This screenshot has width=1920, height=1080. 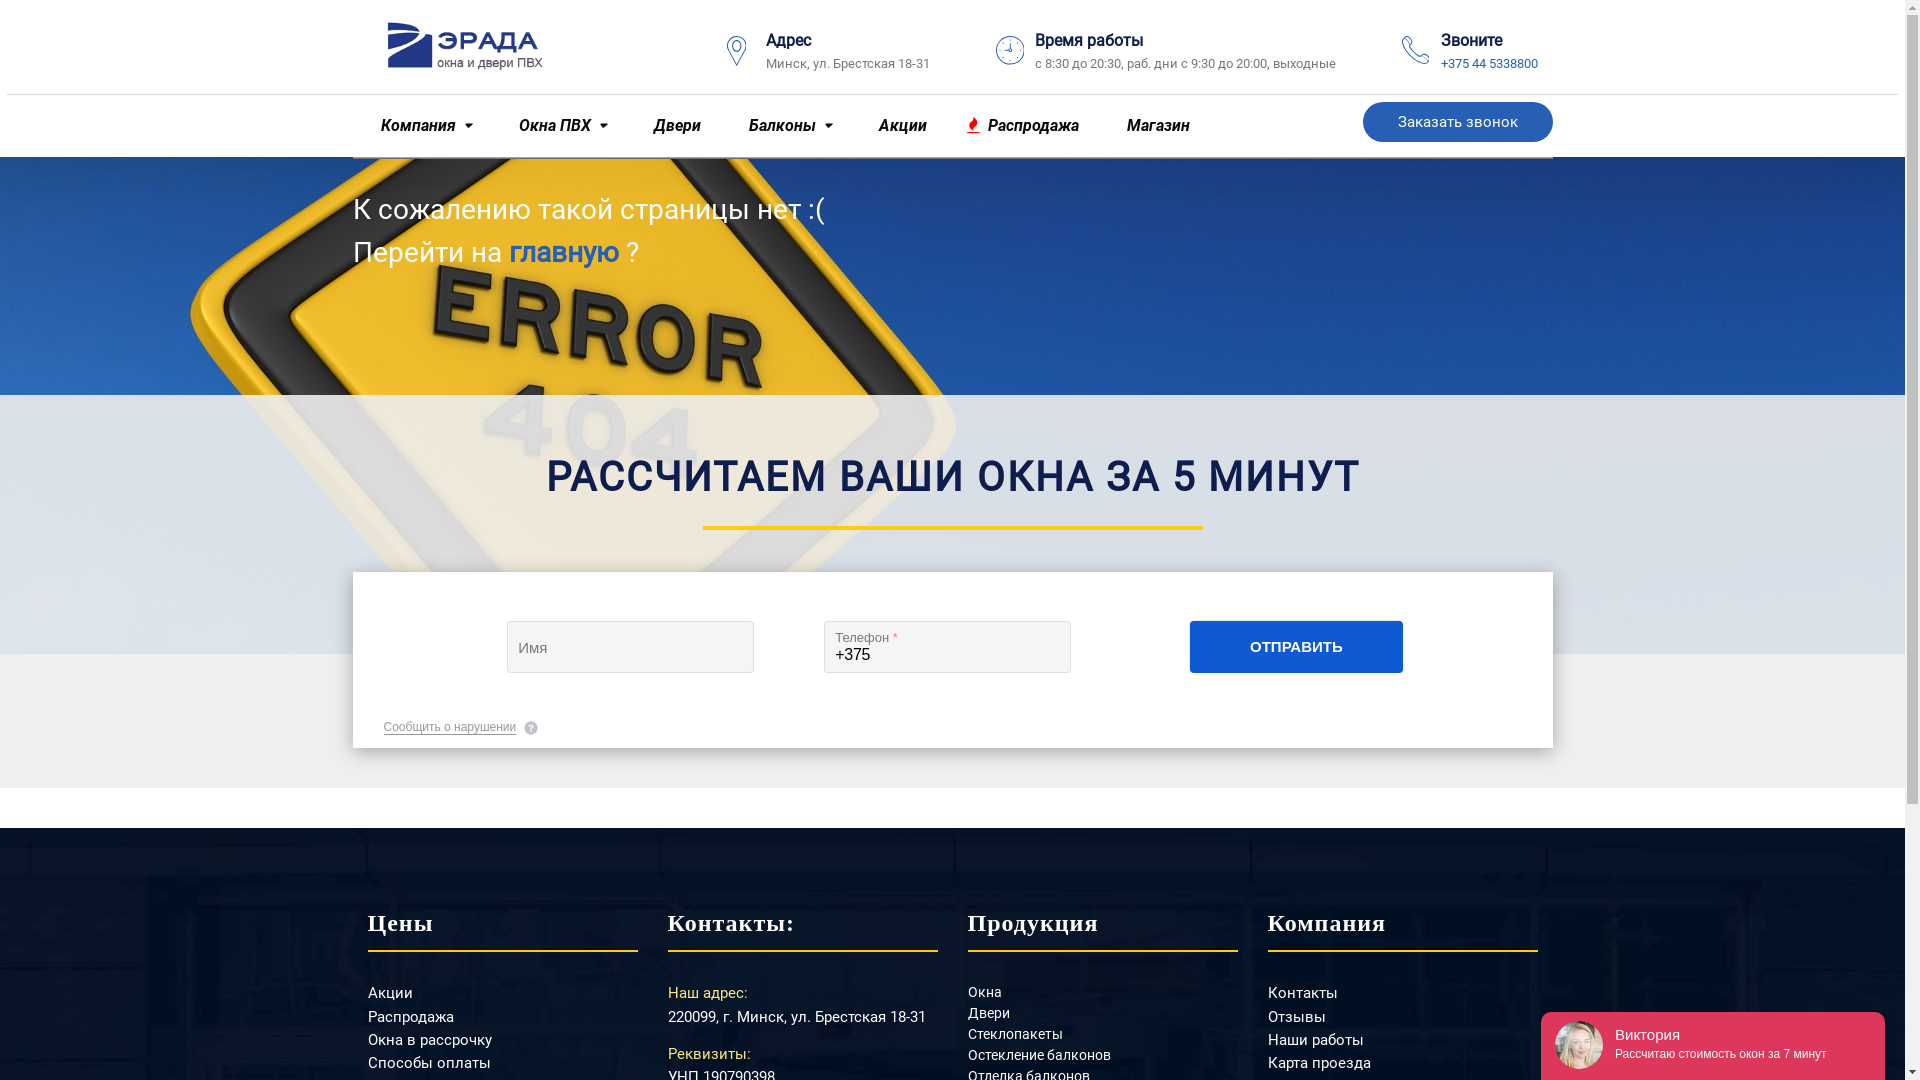 What do you see at coordinates (1488, 62) in the screenshot?
I see `'+375 44 5338800'` at bounding box center [1488, 62].